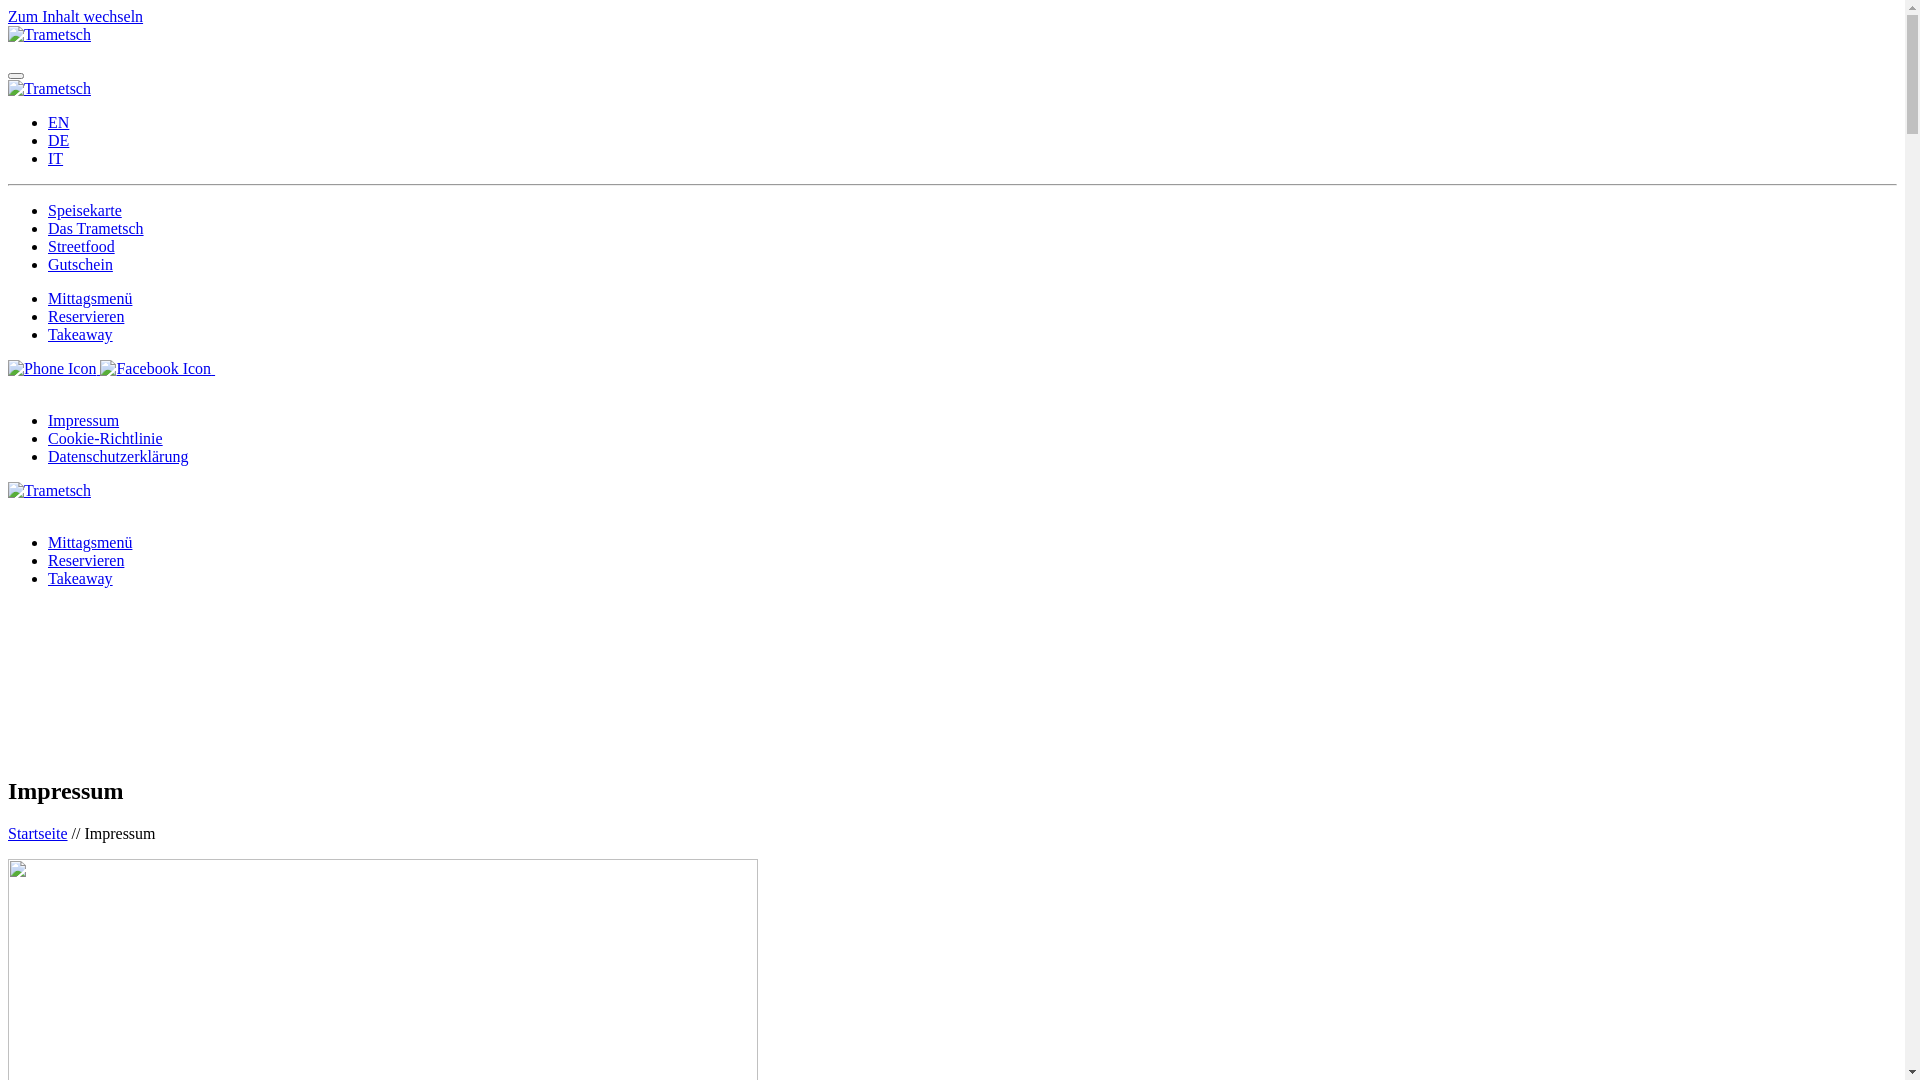 Image resolution: width=1920 pixels, height=1080 pixels. I want to click on 'EN', so click(48, 122).